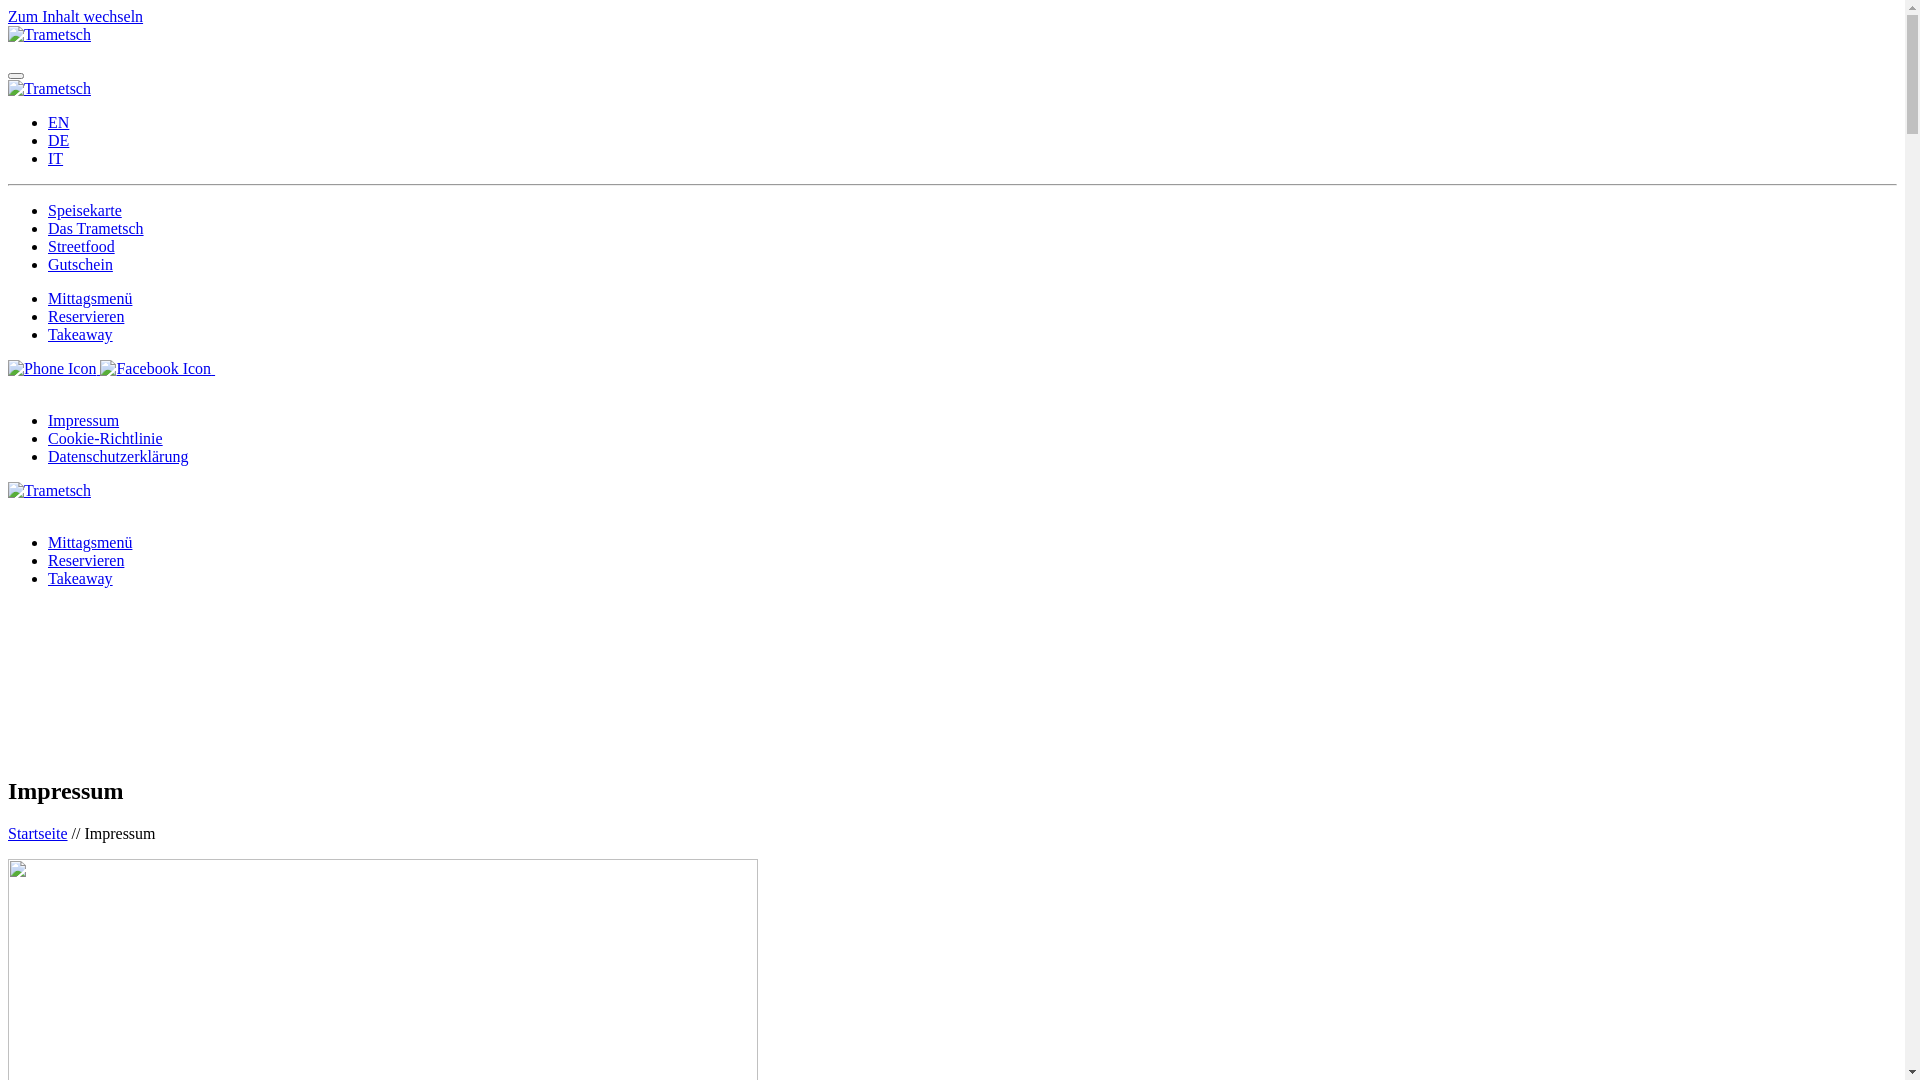 Image resolution: width=1920 pixels, height=1080 pixels. I want to click on 'EN', so click(48, 122).